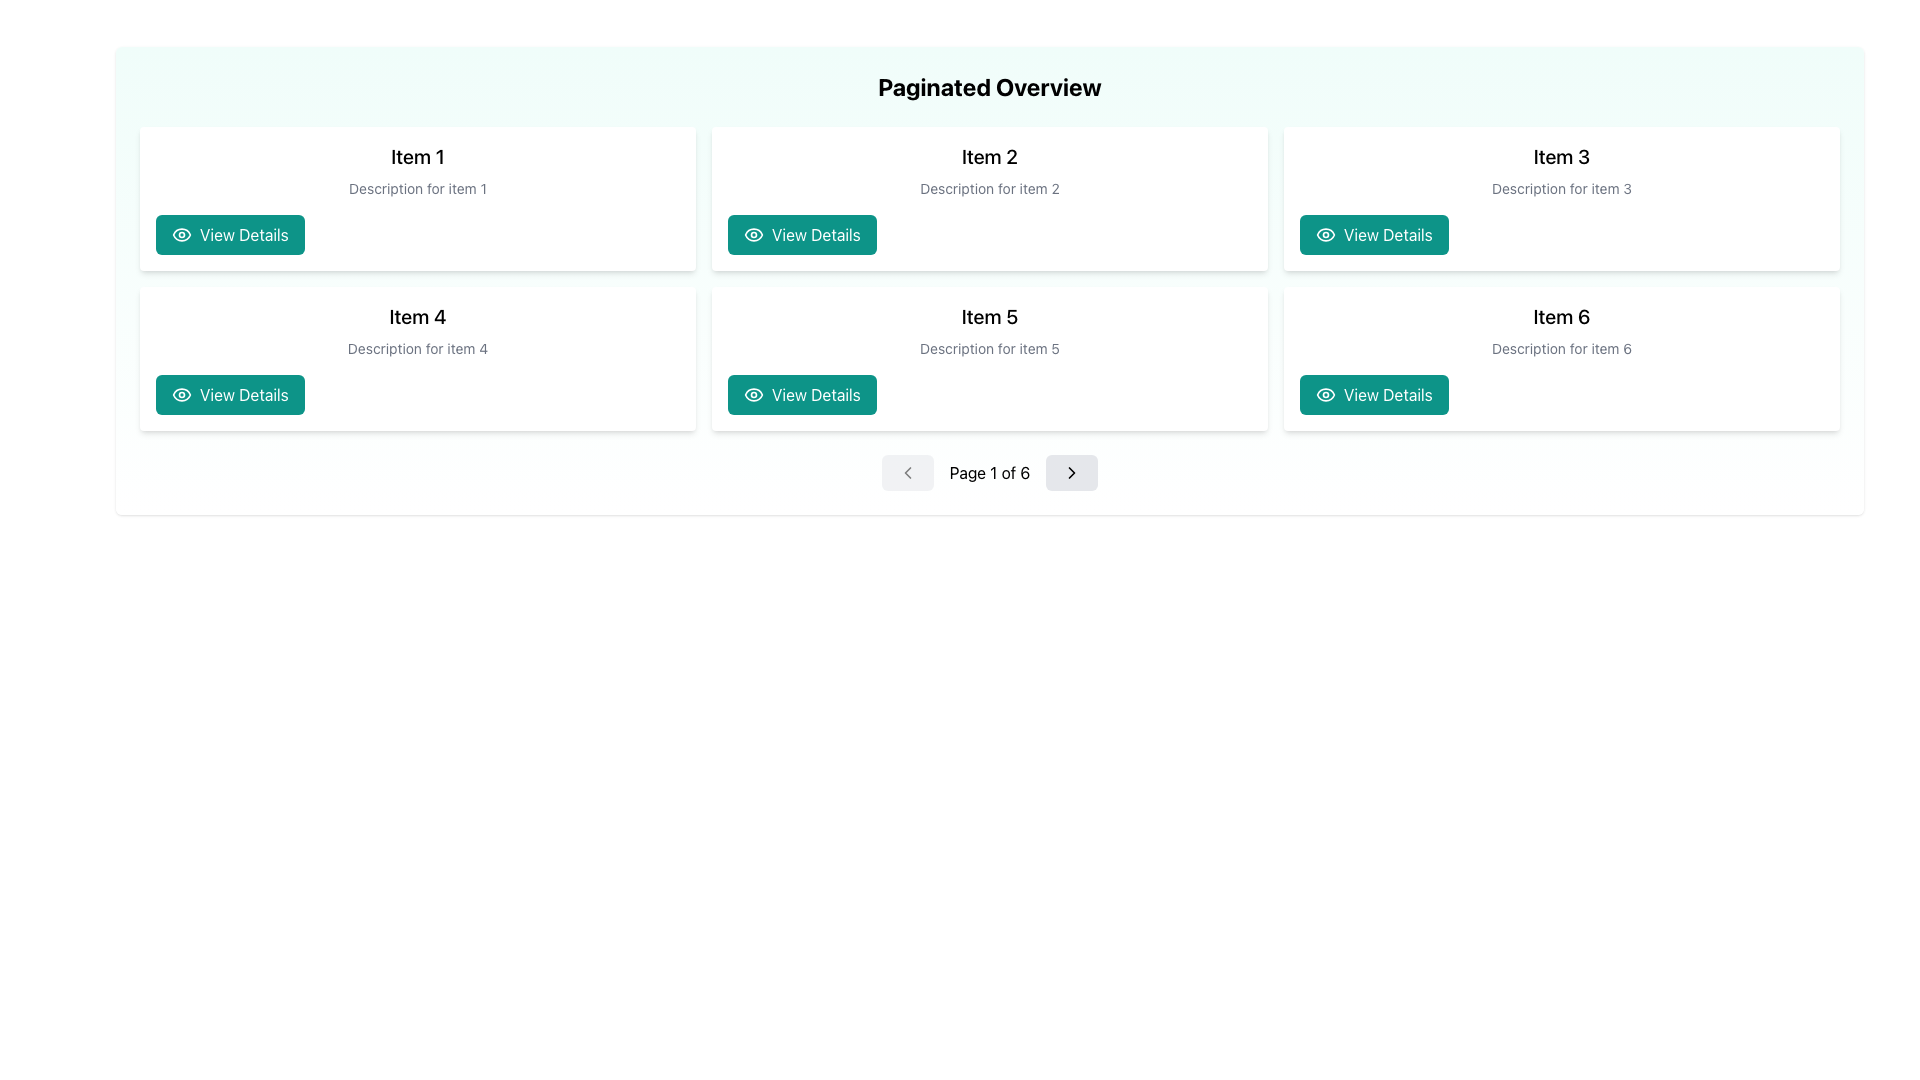  What do you see at coordinates (989, 473) in the screenshot?
I see `the text label that displays the current page number and total pages in the pagination panel at the bottom of the 'Paginated Overview' section, located between the backward and forward navigation buttons` at bounding box center [989, 473].